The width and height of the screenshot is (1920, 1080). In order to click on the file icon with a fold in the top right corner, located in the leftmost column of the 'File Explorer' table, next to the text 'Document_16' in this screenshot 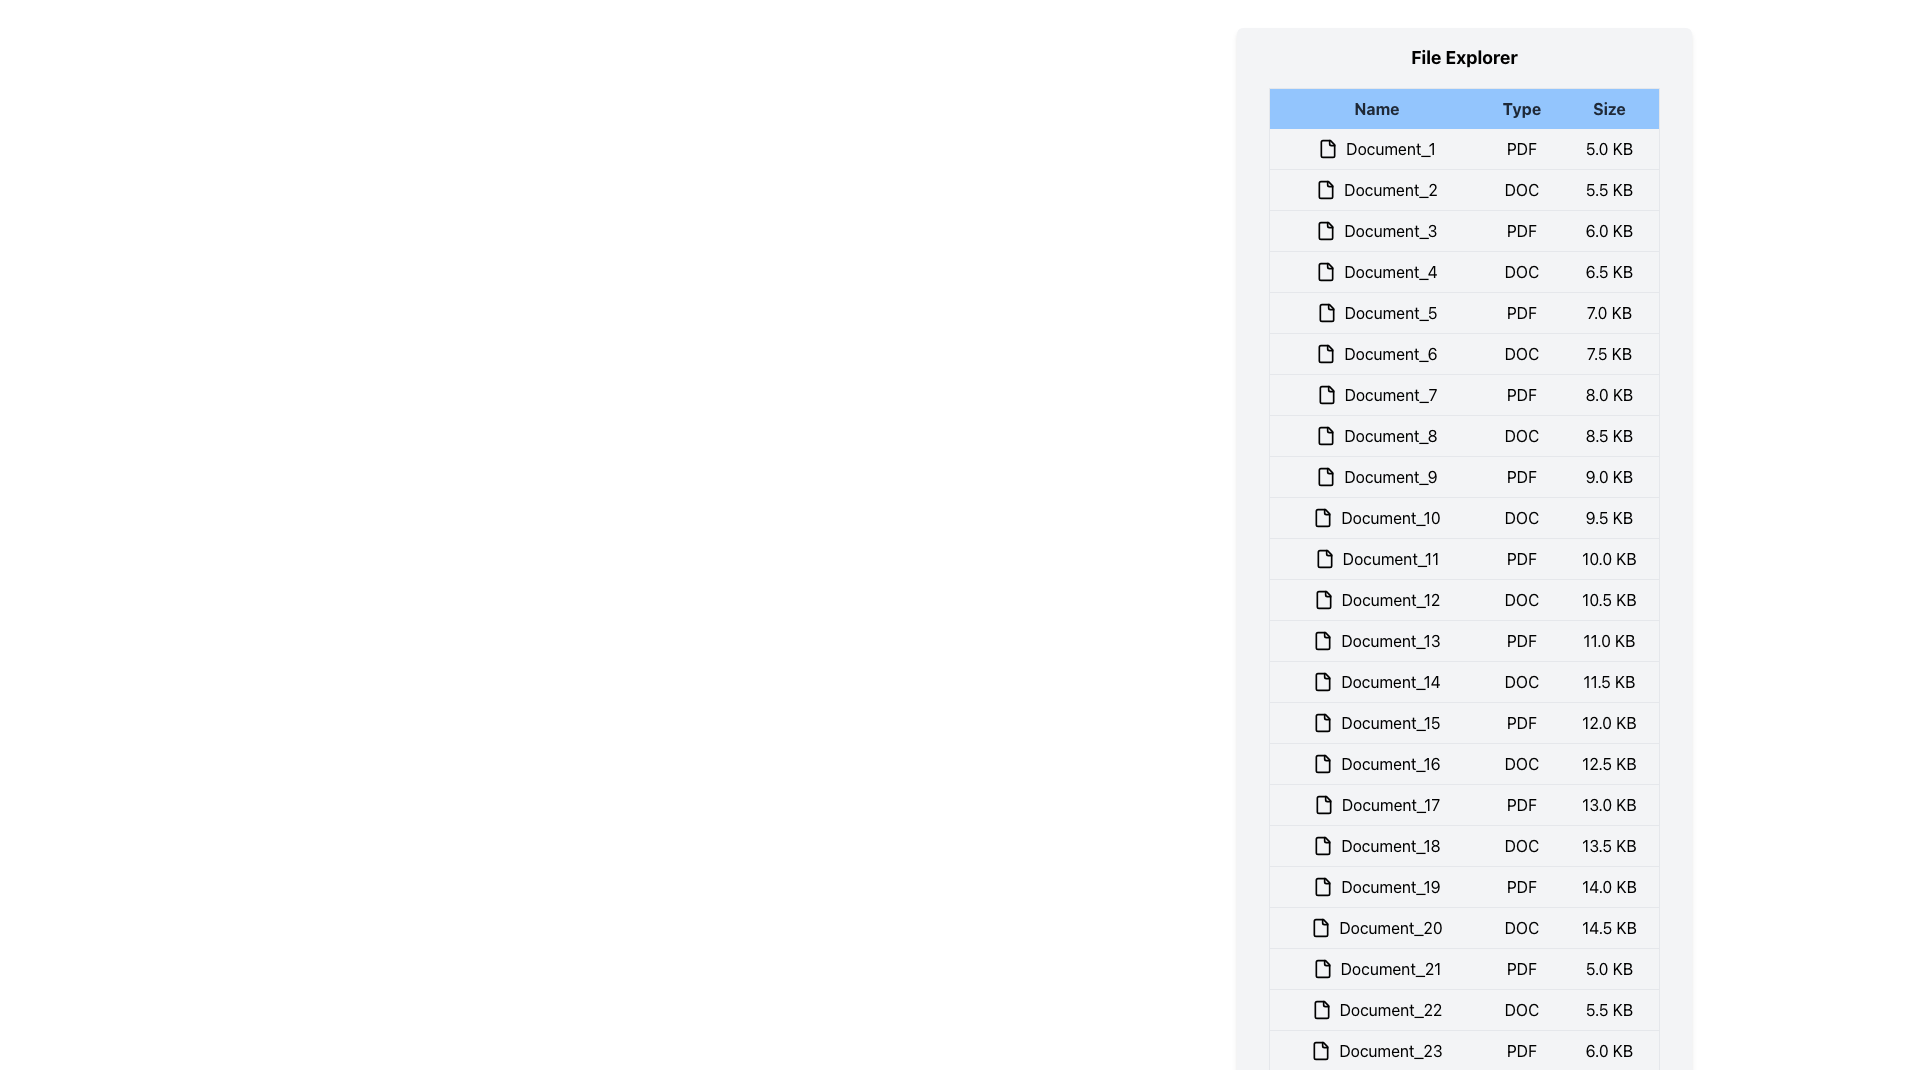, I will do `click(1323, 763)`.